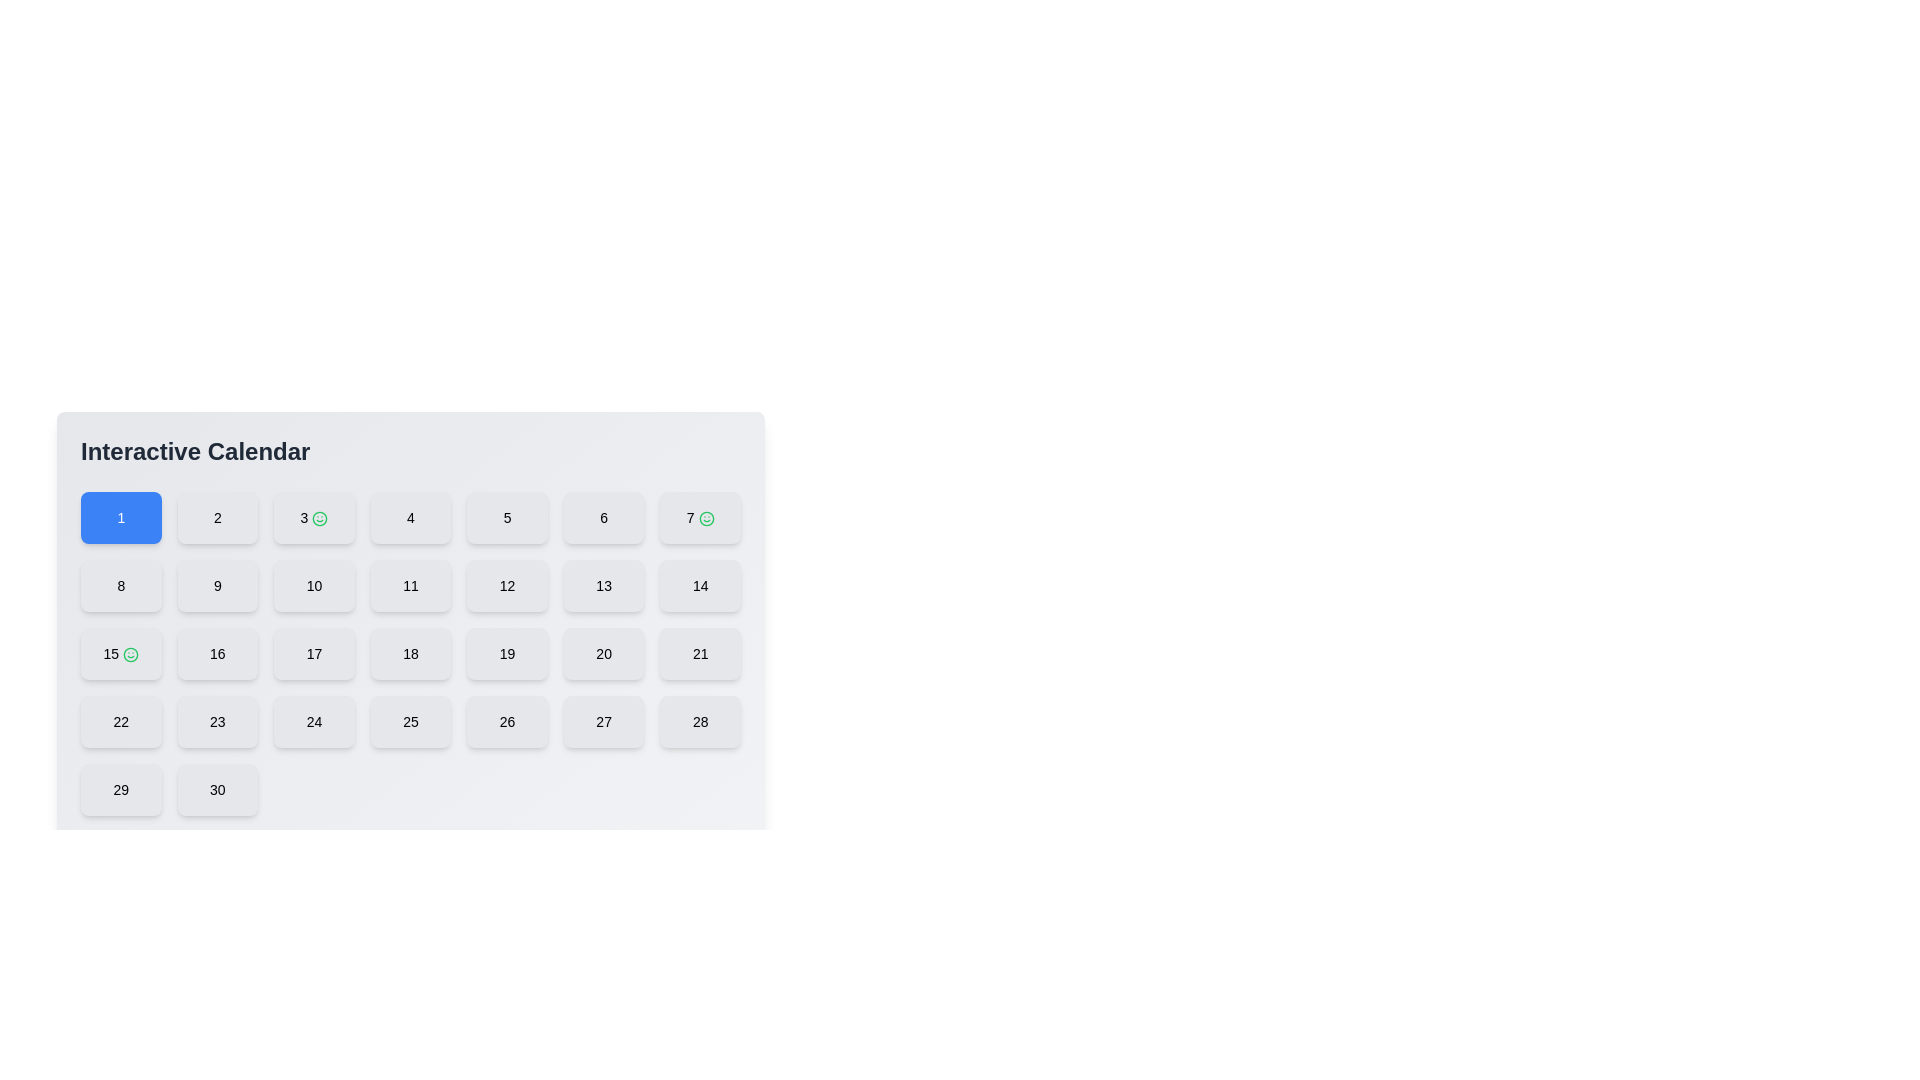 This screenshot has width=1920, height=1080. What do you see at coordinates (313, 721) in the screenshot?
I see `the button representing the 24th day in the calendar interface` at bounding box center [313, 721].